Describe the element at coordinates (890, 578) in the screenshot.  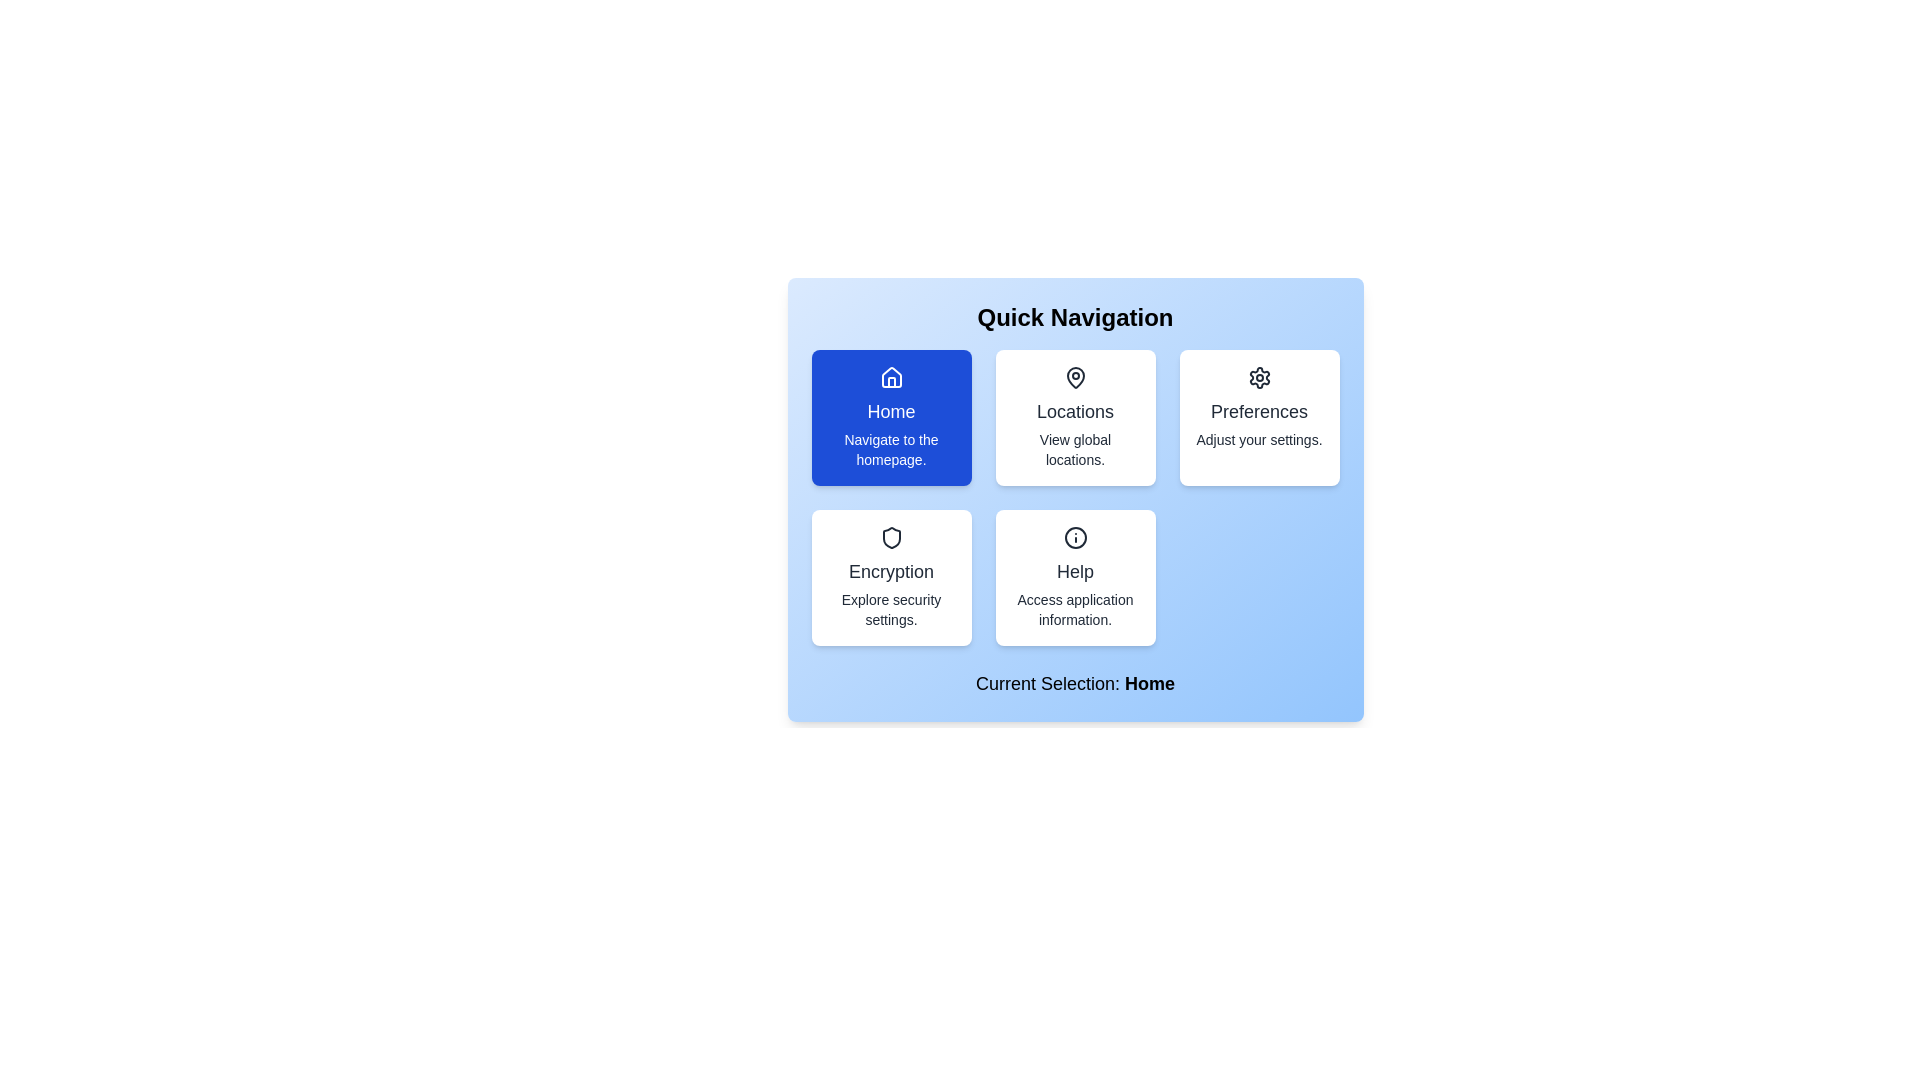
I see `the navigation option Encryption` at that location.